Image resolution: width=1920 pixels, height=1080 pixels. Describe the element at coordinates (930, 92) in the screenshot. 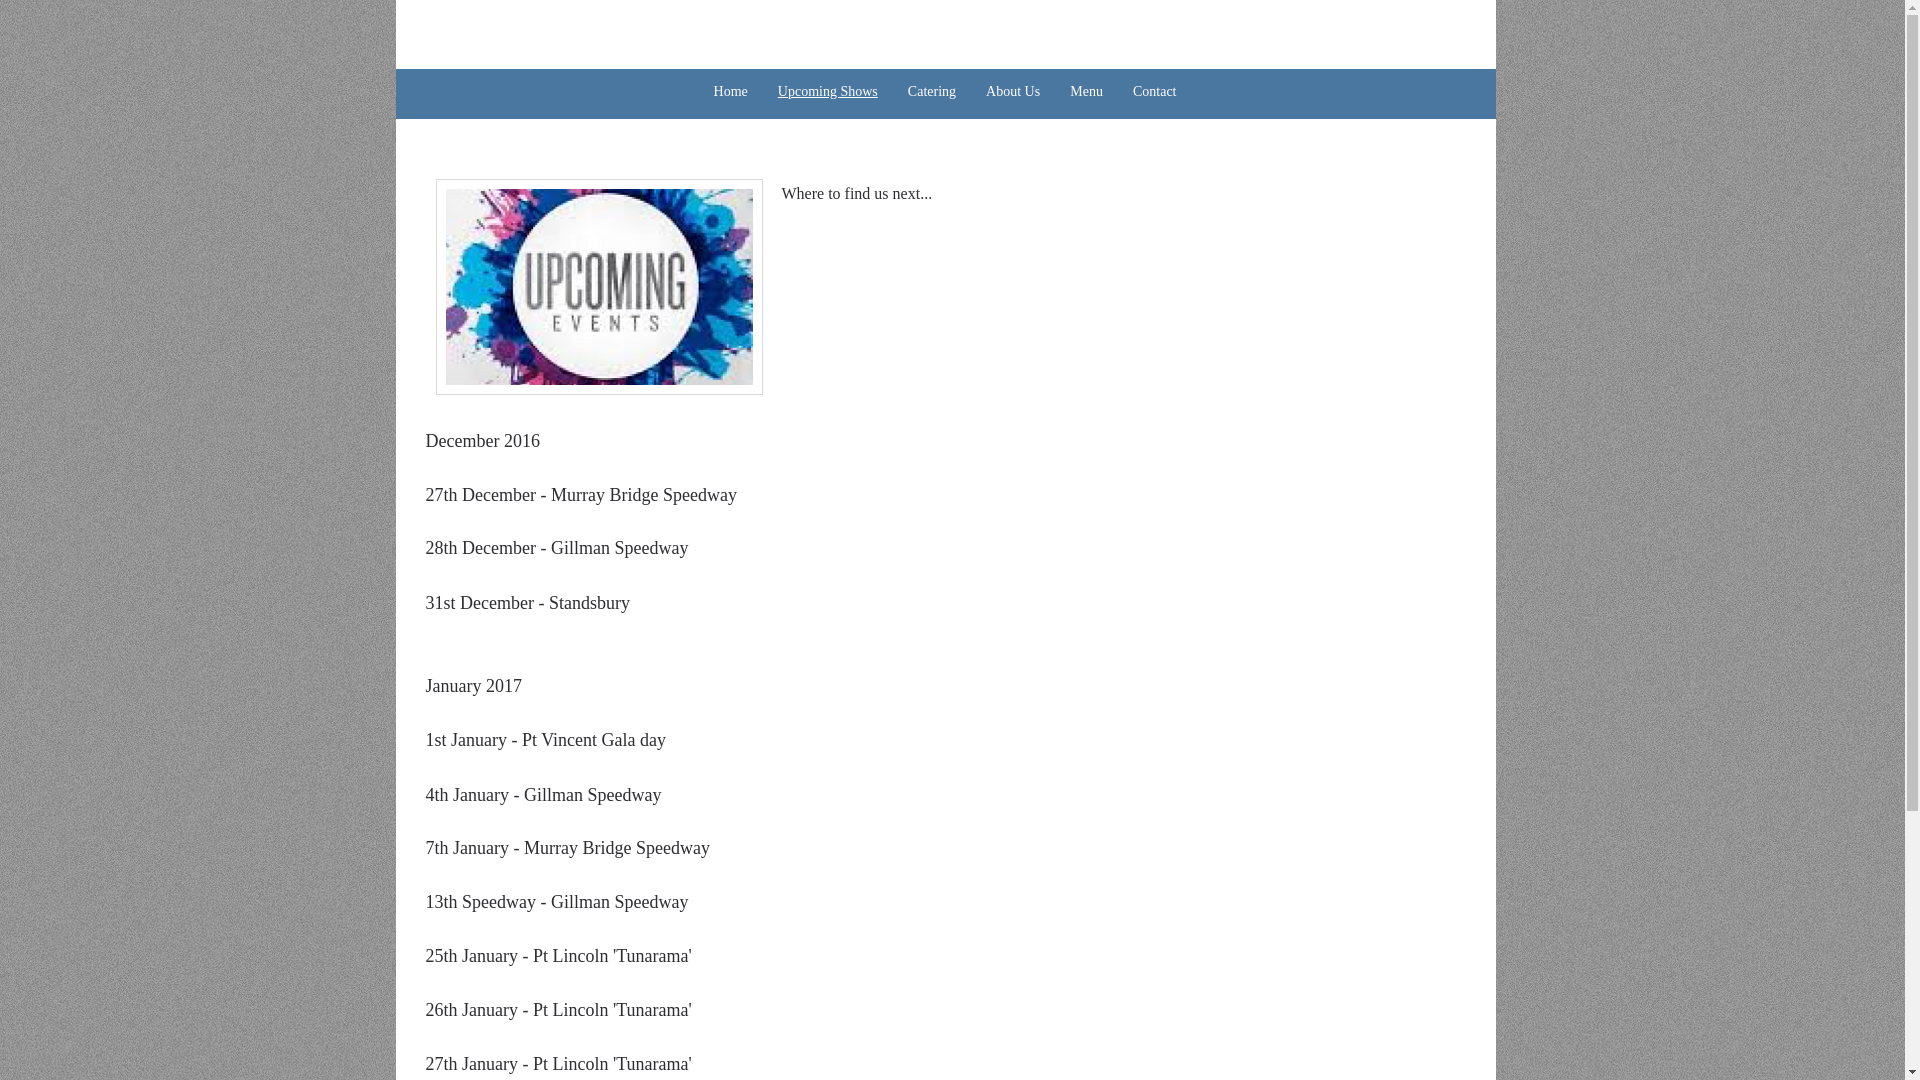

I see `'Catering'` at that location.